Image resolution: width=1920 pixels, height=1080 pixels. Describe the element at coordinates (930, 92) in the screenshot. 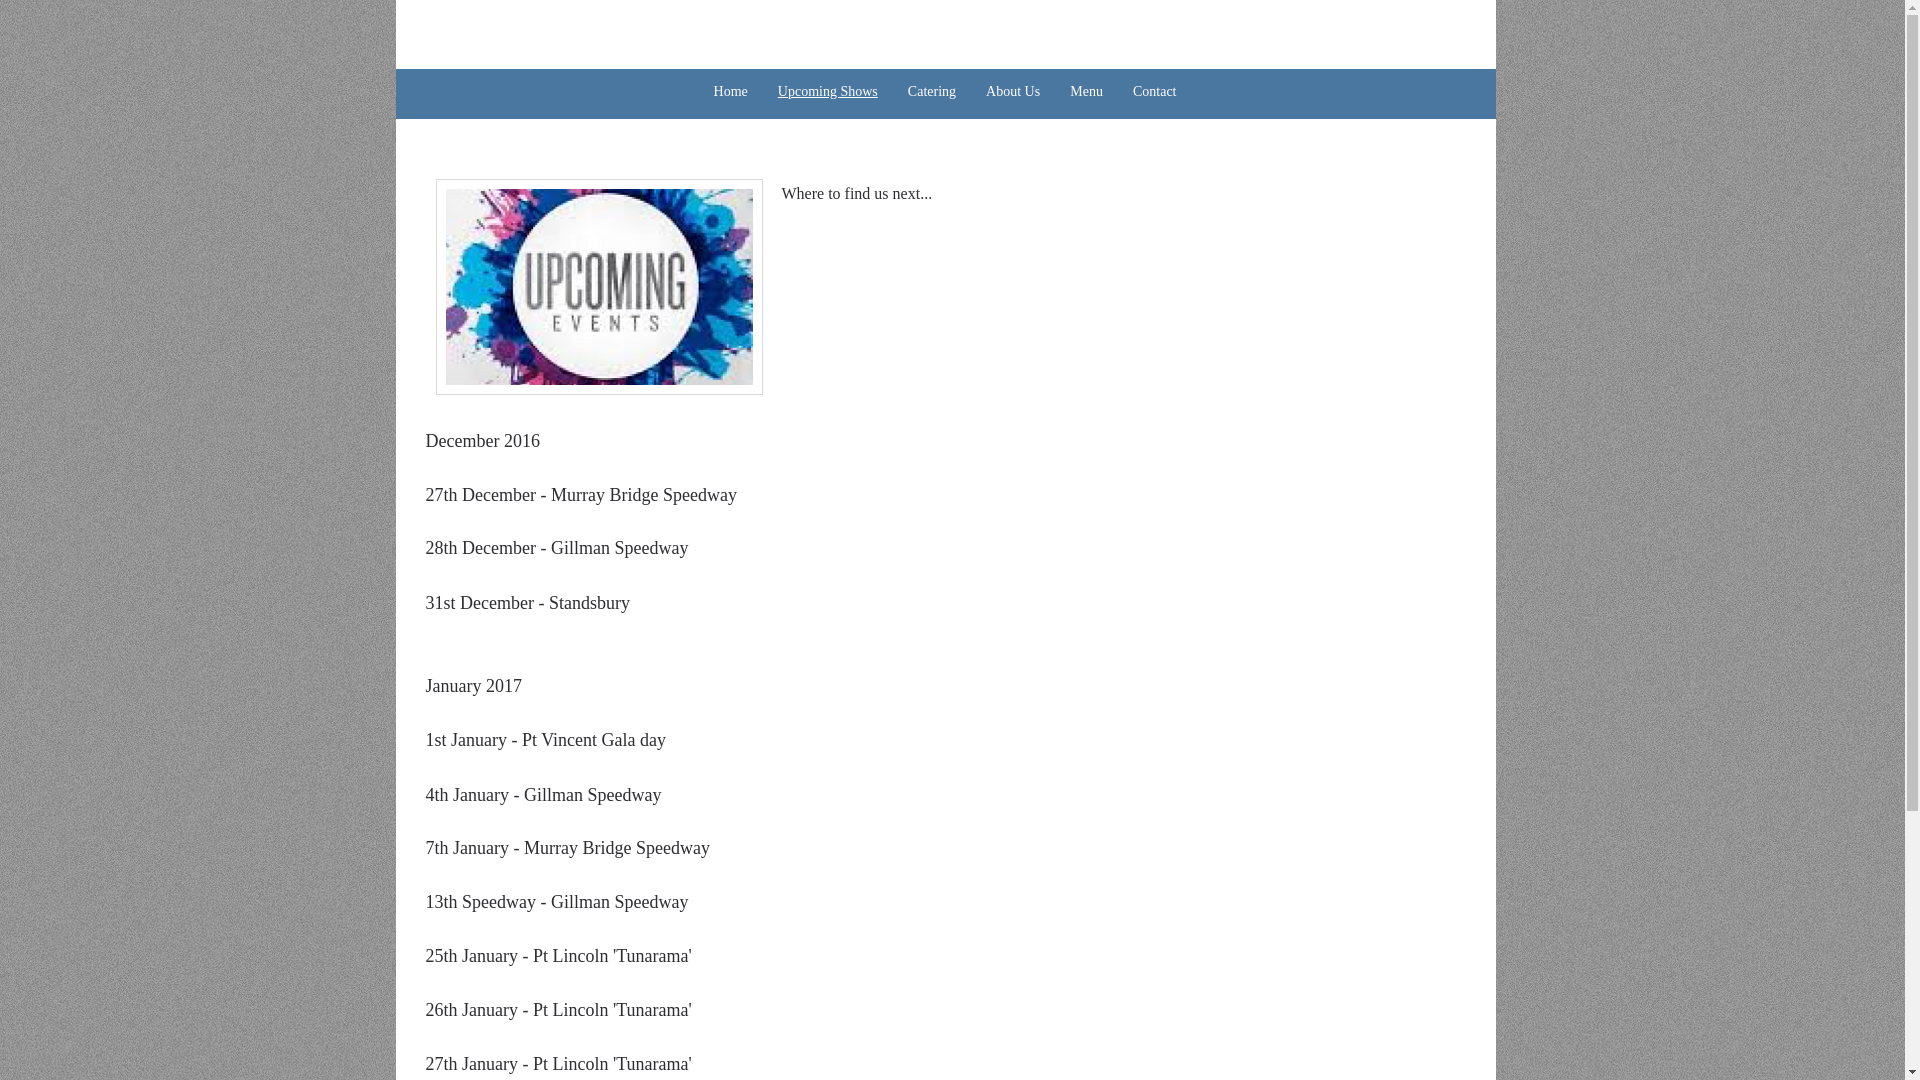

I see `'Catering'` at that location.